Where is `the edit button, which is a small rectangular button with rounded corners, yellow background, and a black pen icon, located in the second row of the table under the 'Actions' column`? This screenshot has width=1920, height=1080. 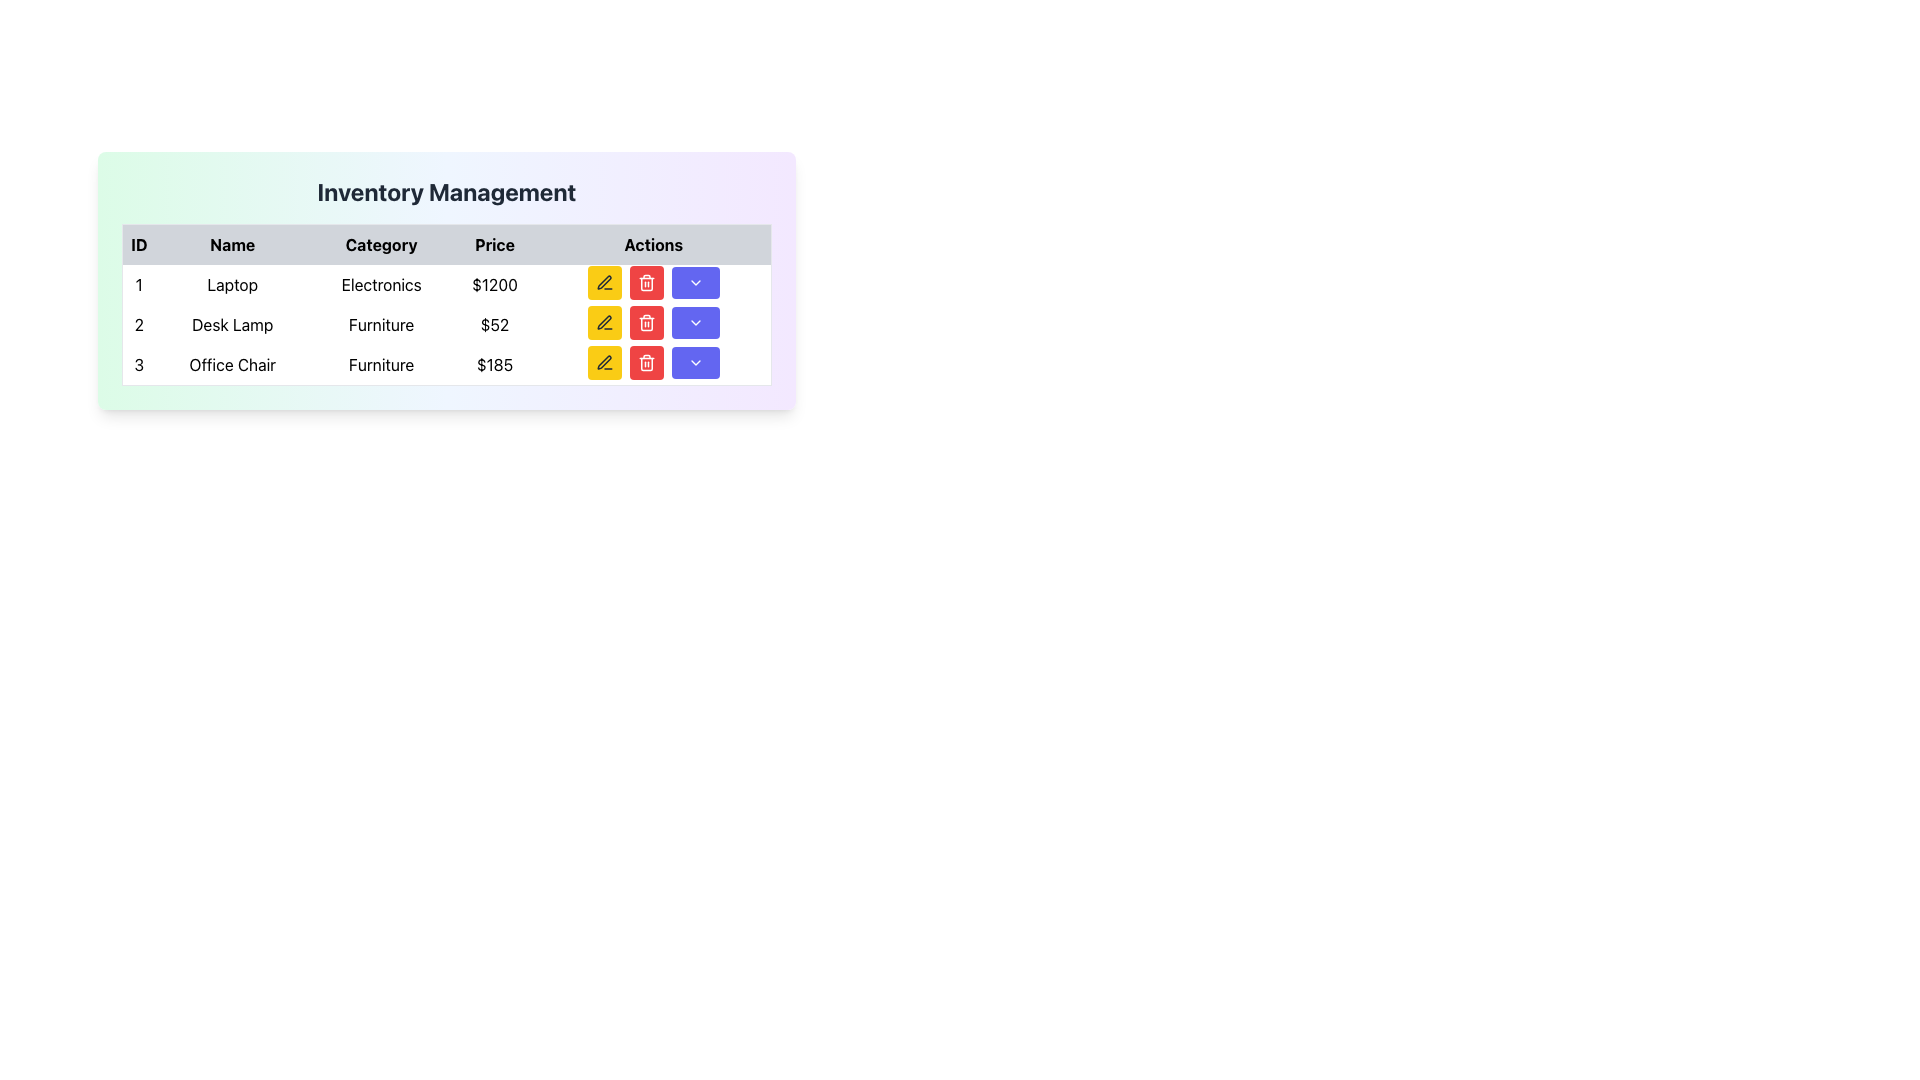 the edit button, which is a small rectangular button with rounded corners, yellow background, and a black pen icon, located in the second row of the table under the 'Actions' column is located at coordinates (603, 322).